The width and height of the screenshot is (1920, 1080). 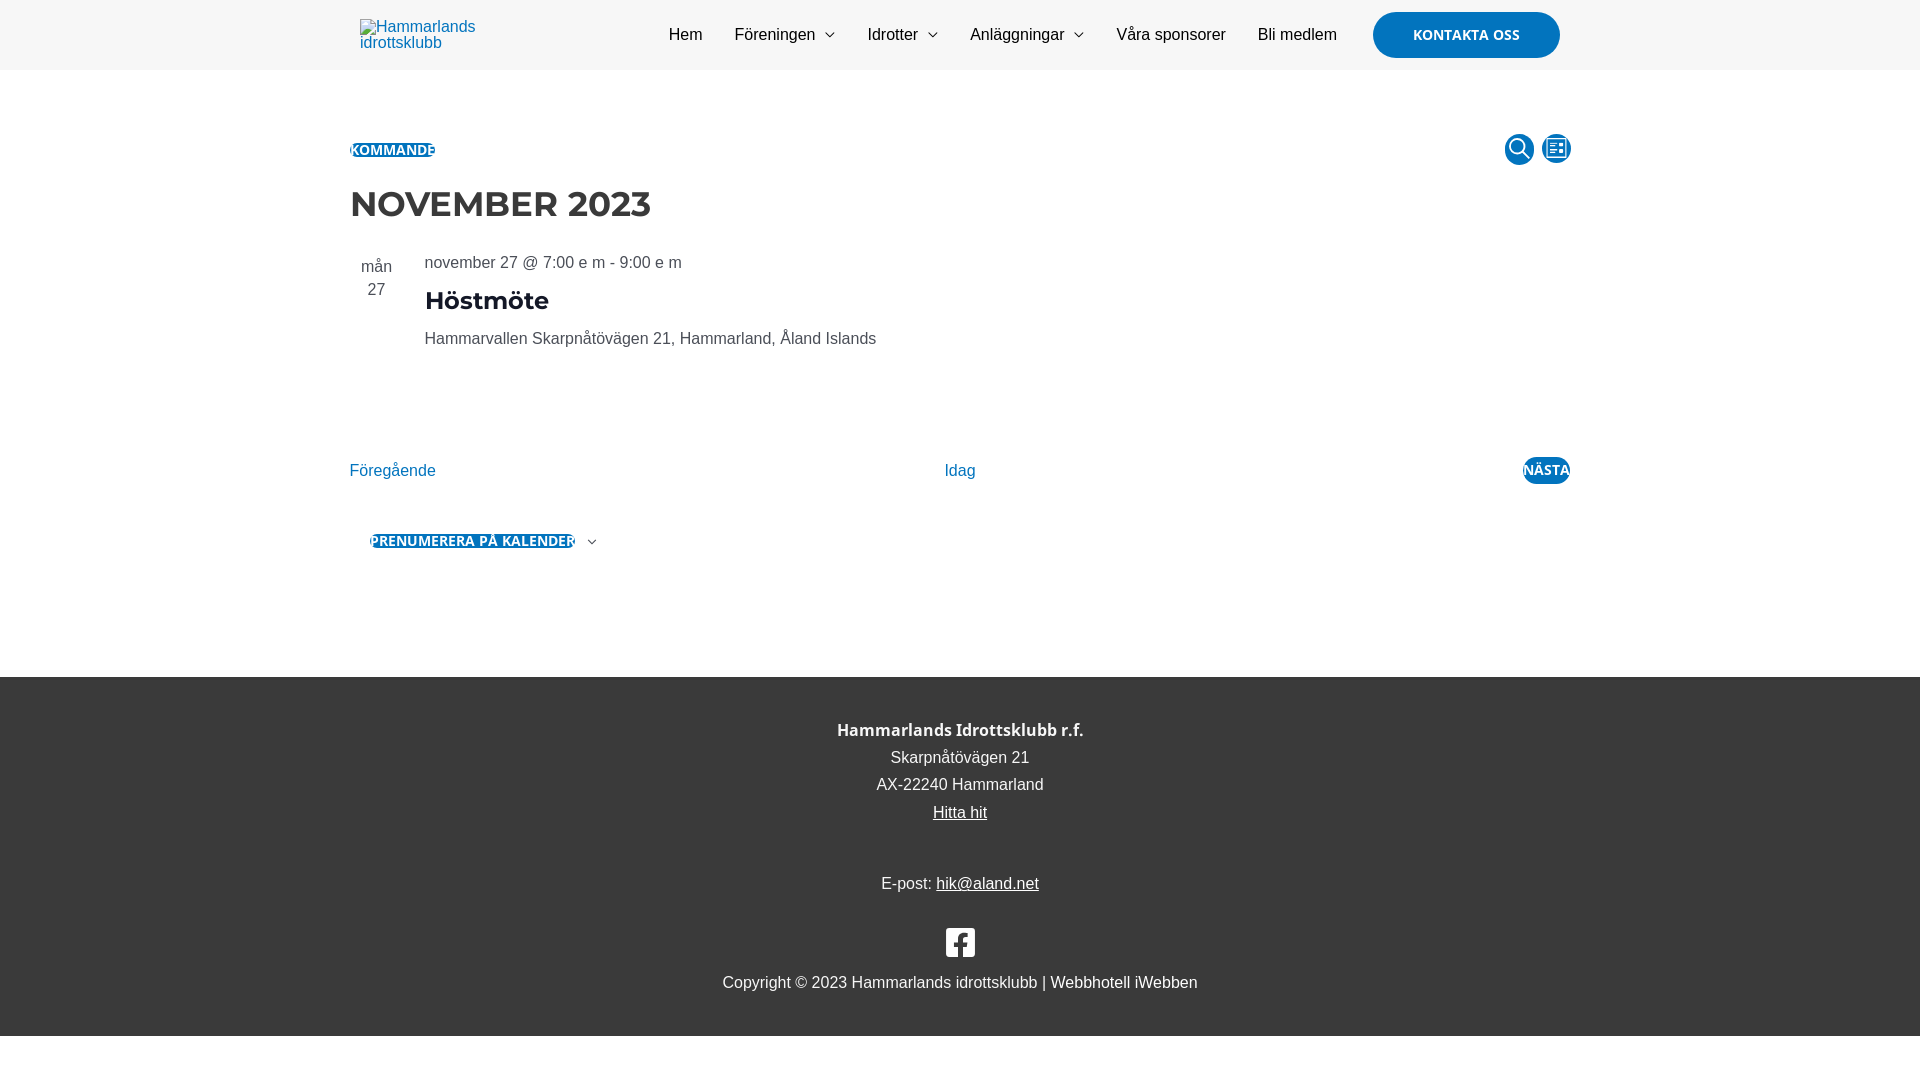 What do you see at coordinates (958, 470) in the screenshot?
I see `'Idag'` at bounding box center [958, 470].